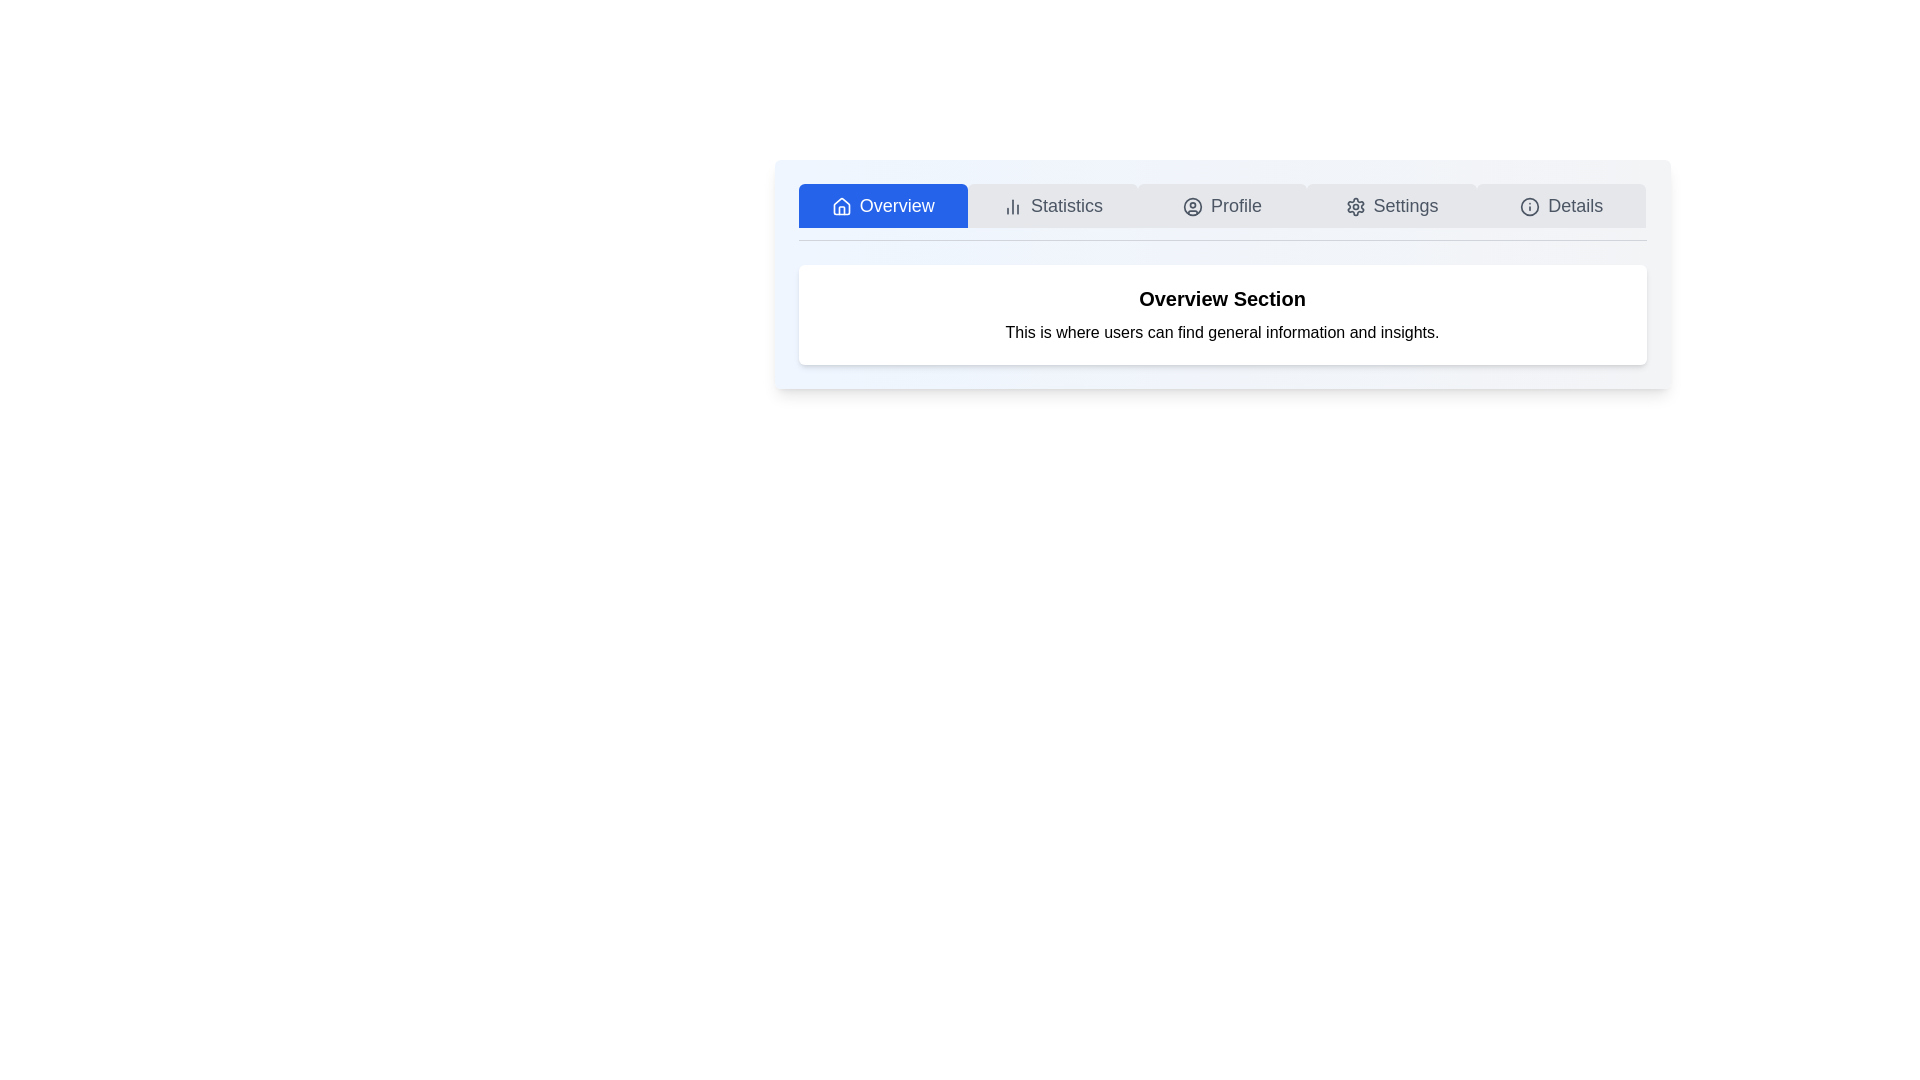  What do you see at coordinates (882, 205) in the screenshot?
I see `the 'Overview' button located at the top-center of the interface` at bounding box center [882, 205].